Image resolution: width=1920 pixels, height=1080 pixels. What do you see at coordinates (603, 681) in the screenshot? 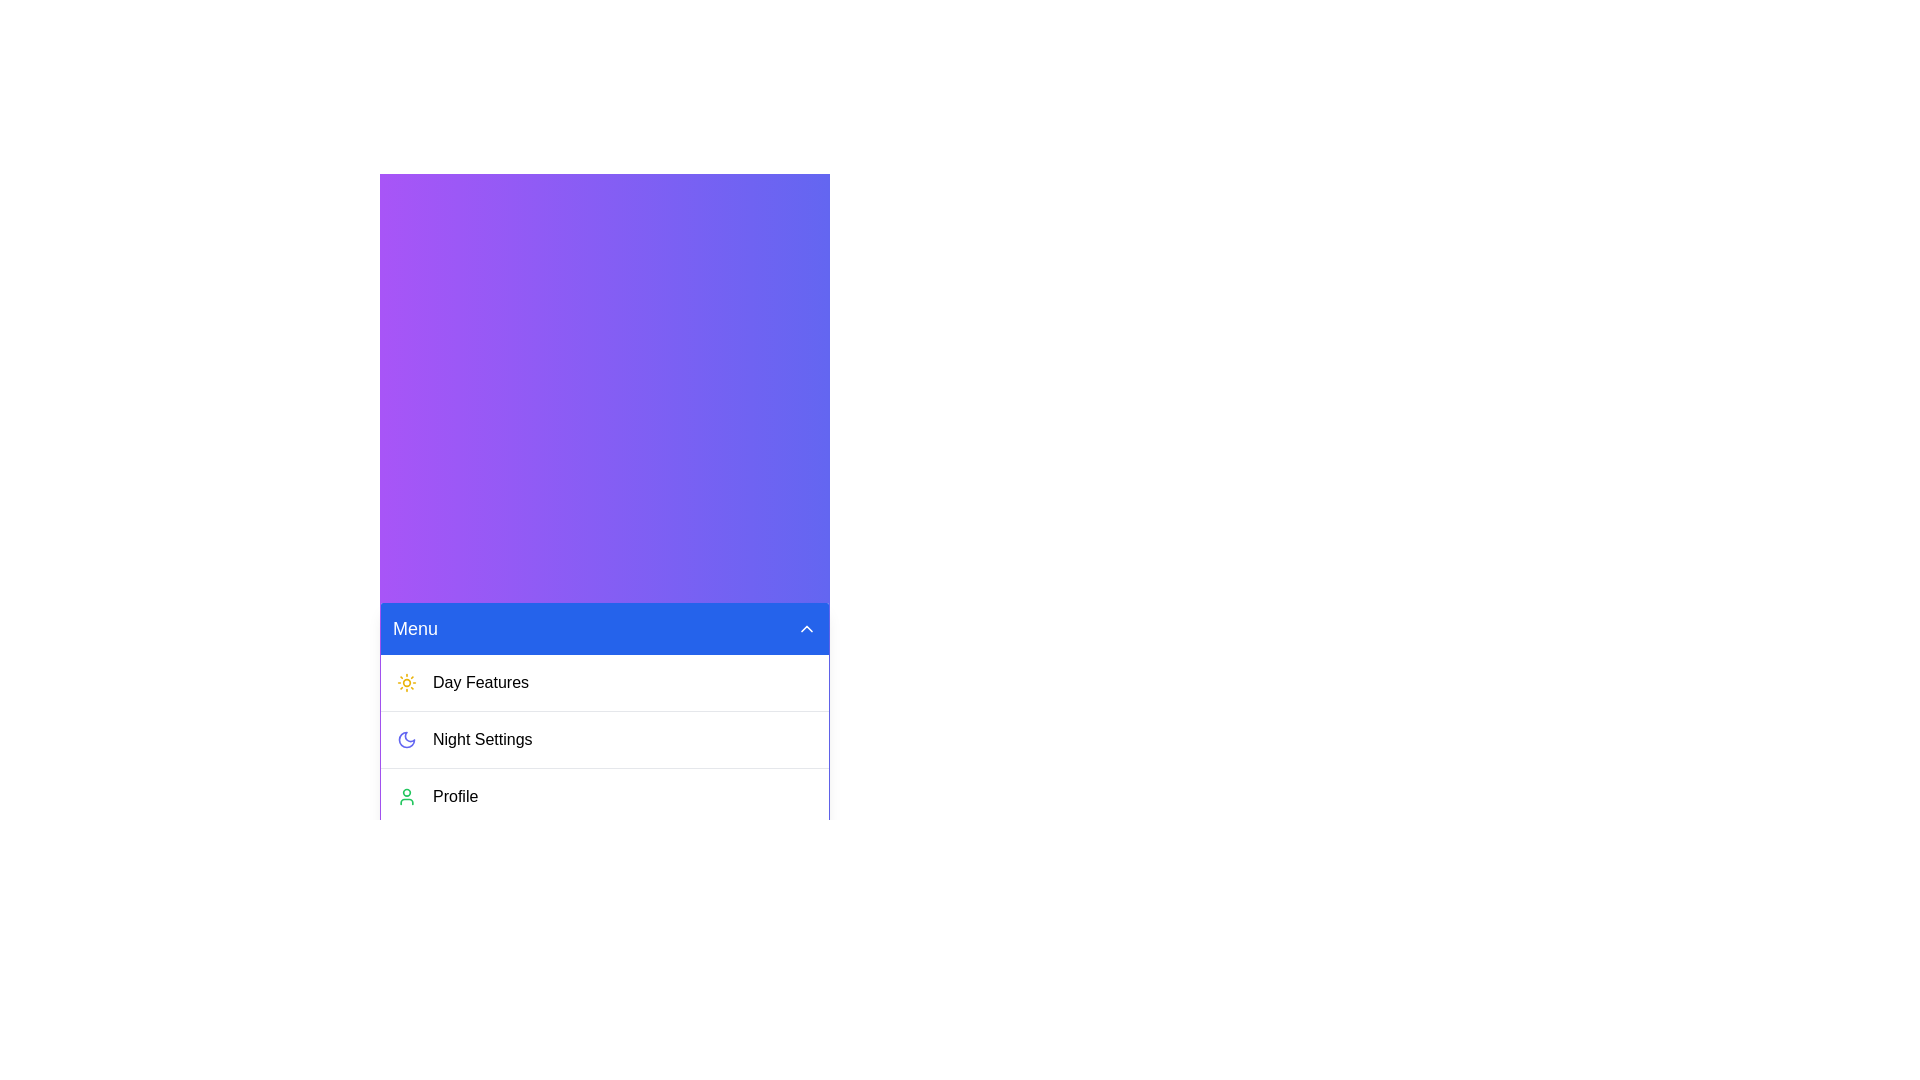
I see `the 'Day Features' menu item` at bounding box center [603, 681].